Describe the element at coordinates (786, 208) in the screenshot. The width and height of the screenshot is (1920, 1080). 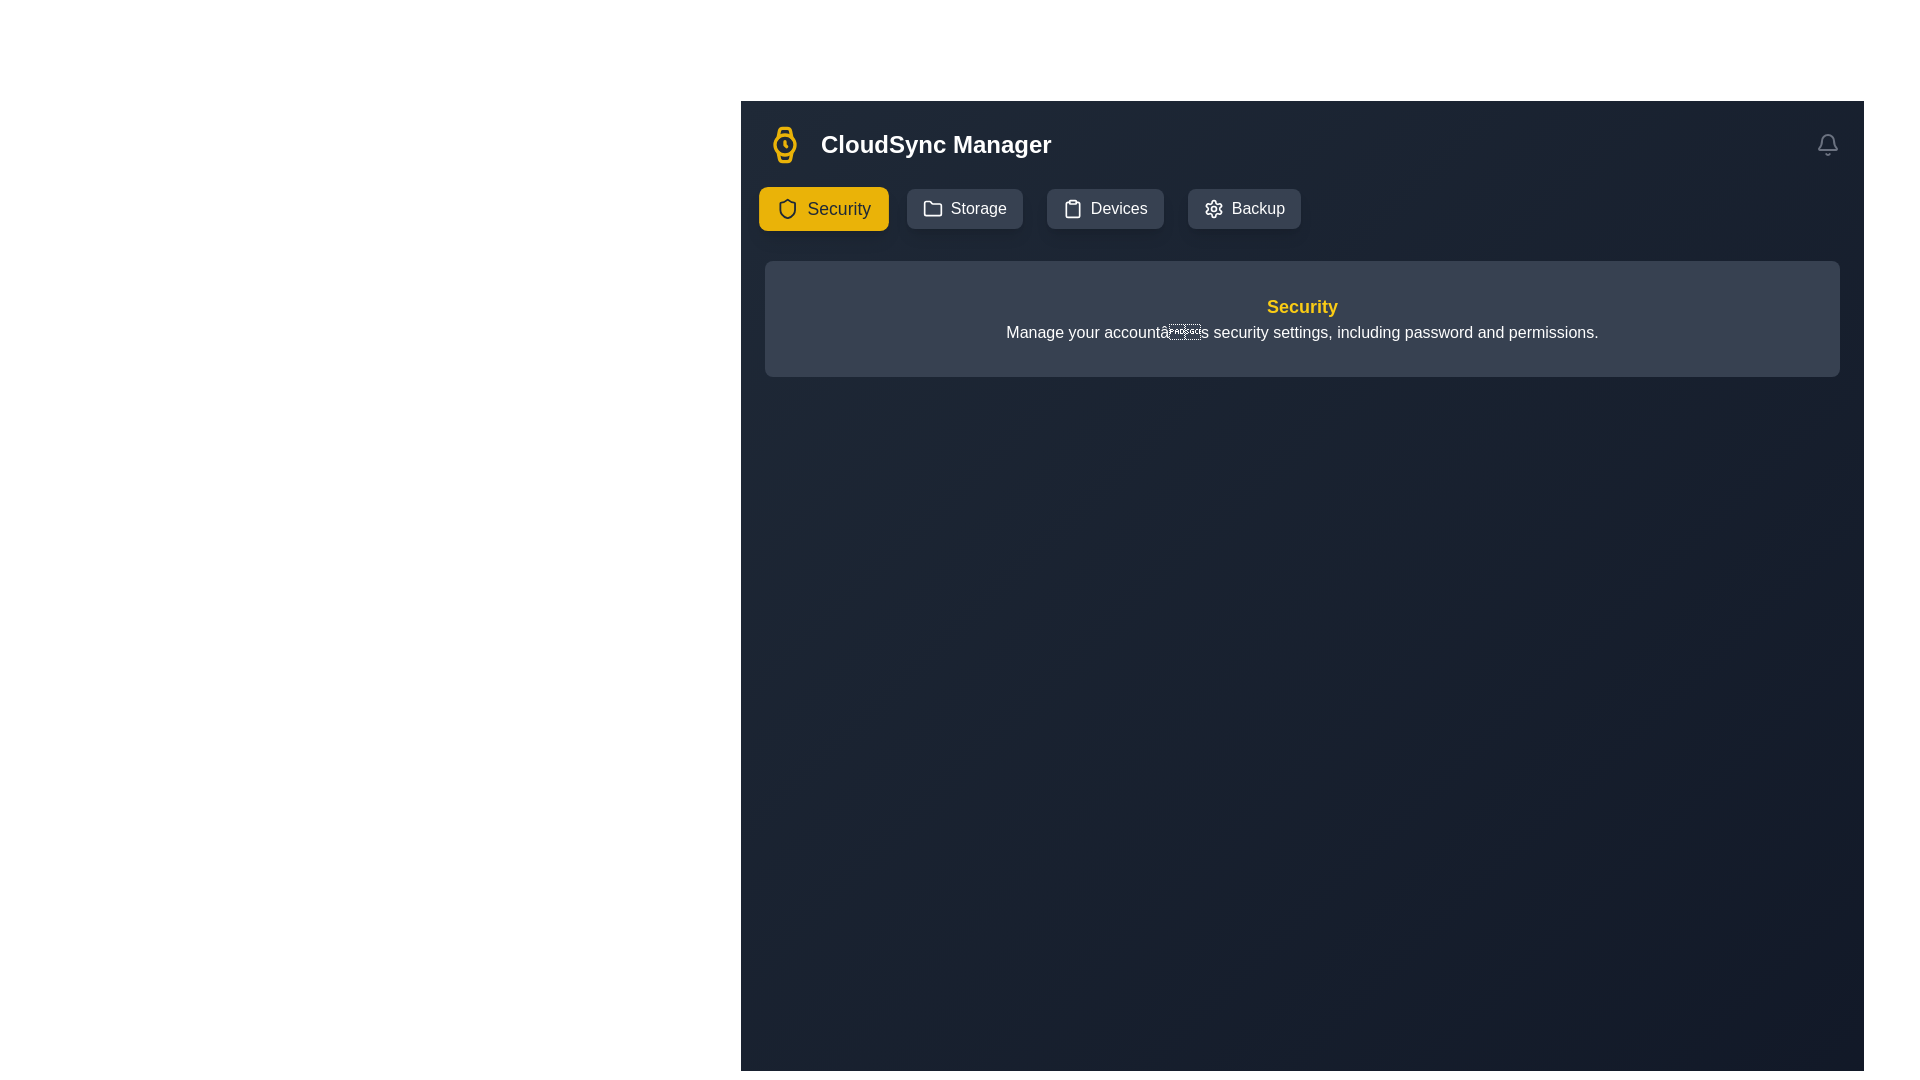
I see `the yellow 'Security' button that contains a minimalist shield icon` at that location.